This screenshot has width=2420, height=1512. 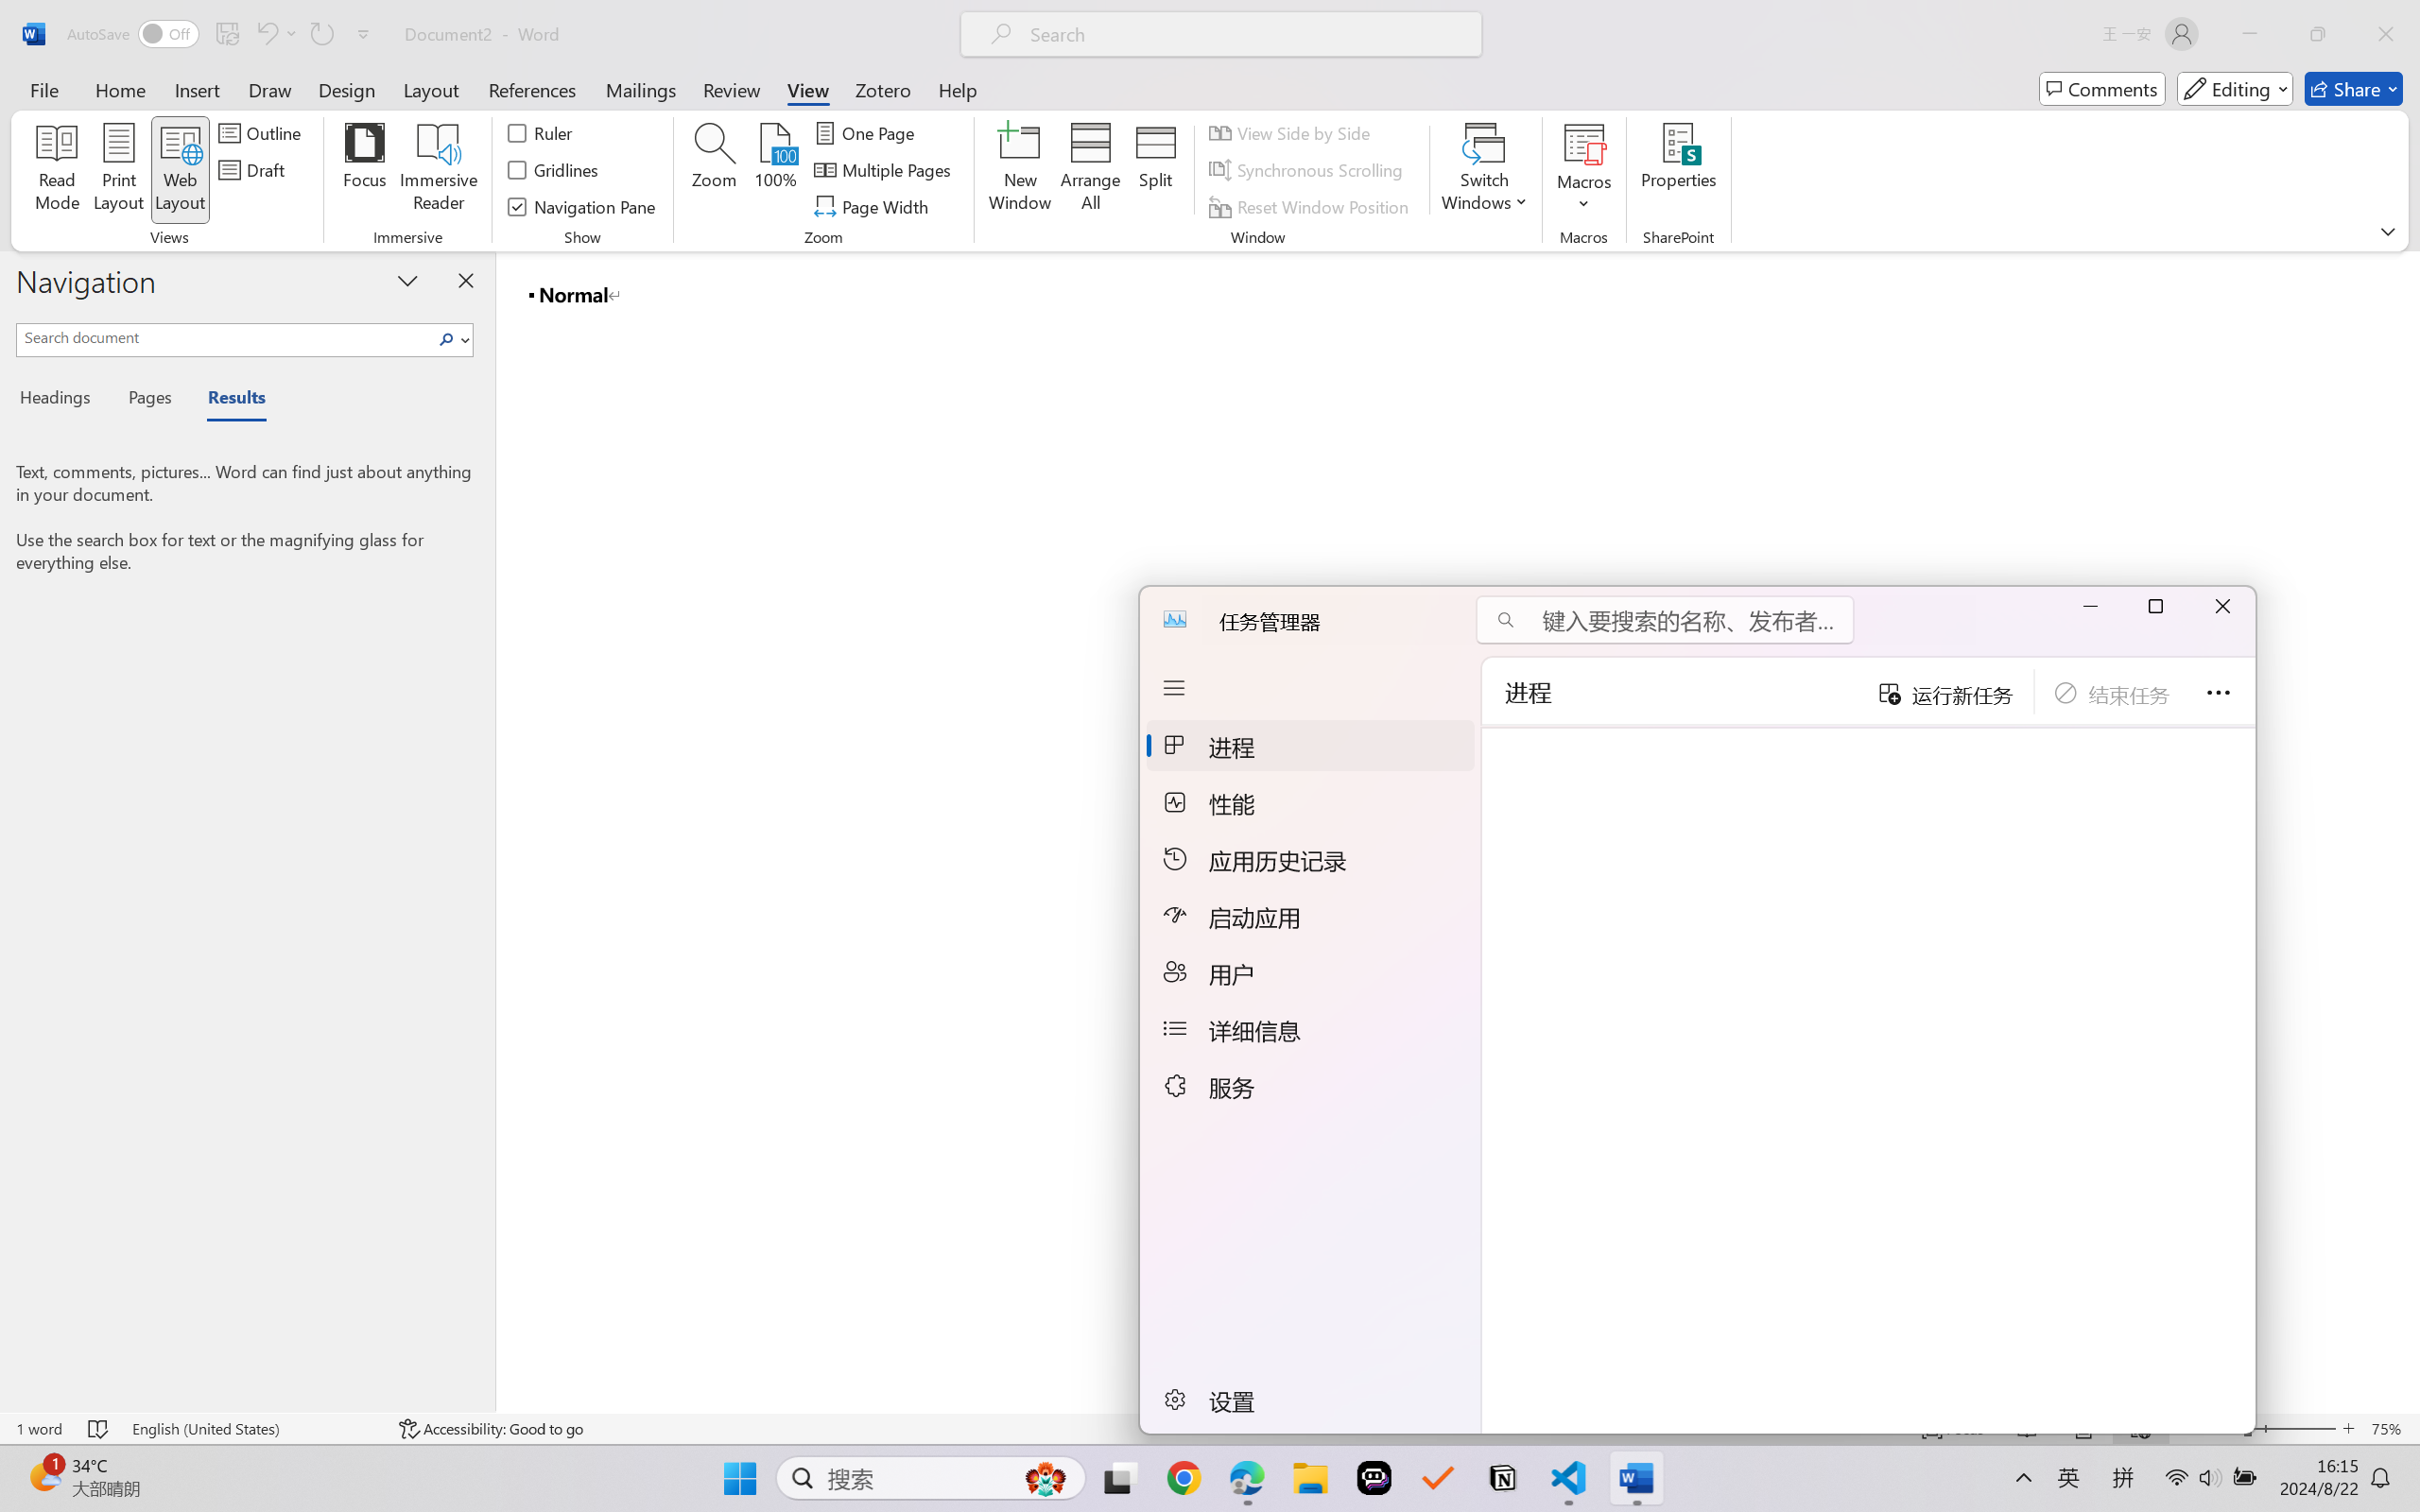 What do you see at coordinates (732, 88) in the screenshot?
I see `'Review'` at bounding box center [732, 88].